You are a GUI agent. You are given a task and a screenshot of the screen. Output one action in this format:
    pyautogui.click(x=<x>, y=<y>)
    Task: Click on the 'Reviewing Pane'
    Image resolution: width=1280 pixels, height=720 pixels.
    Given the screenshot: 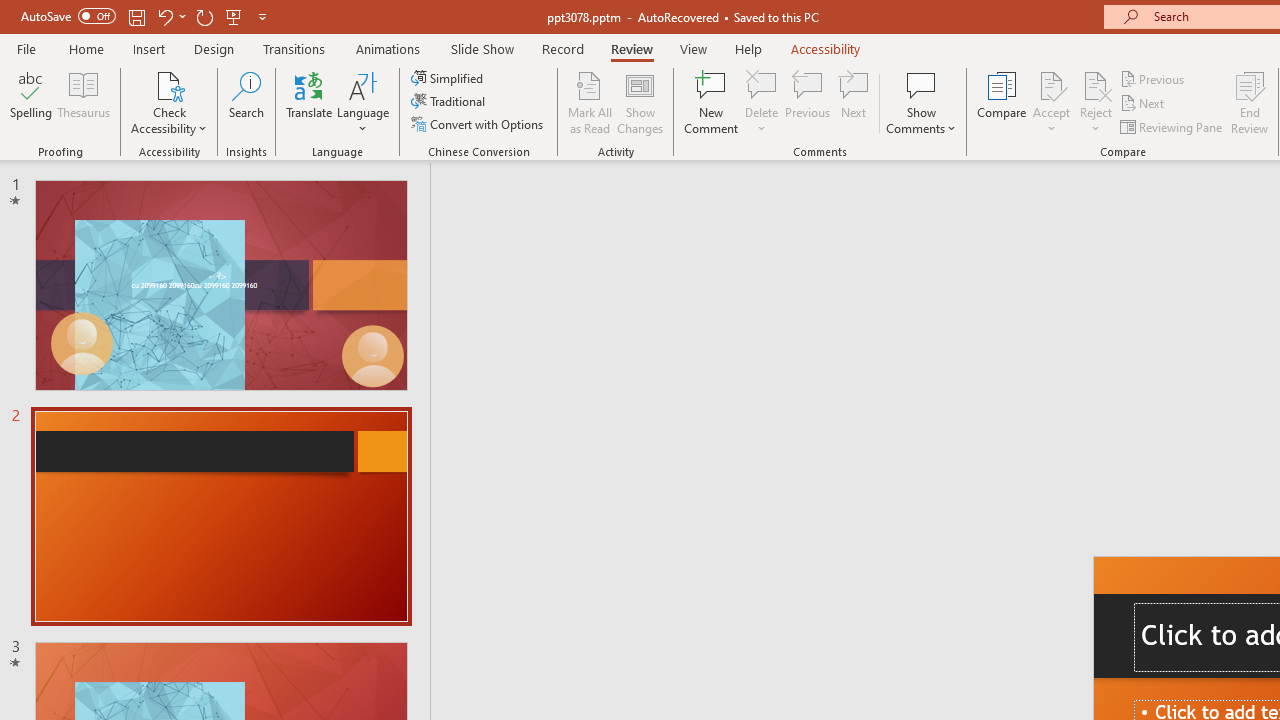 What is the action you would take?
    pyautogui.click(x=1173, y=127)
    